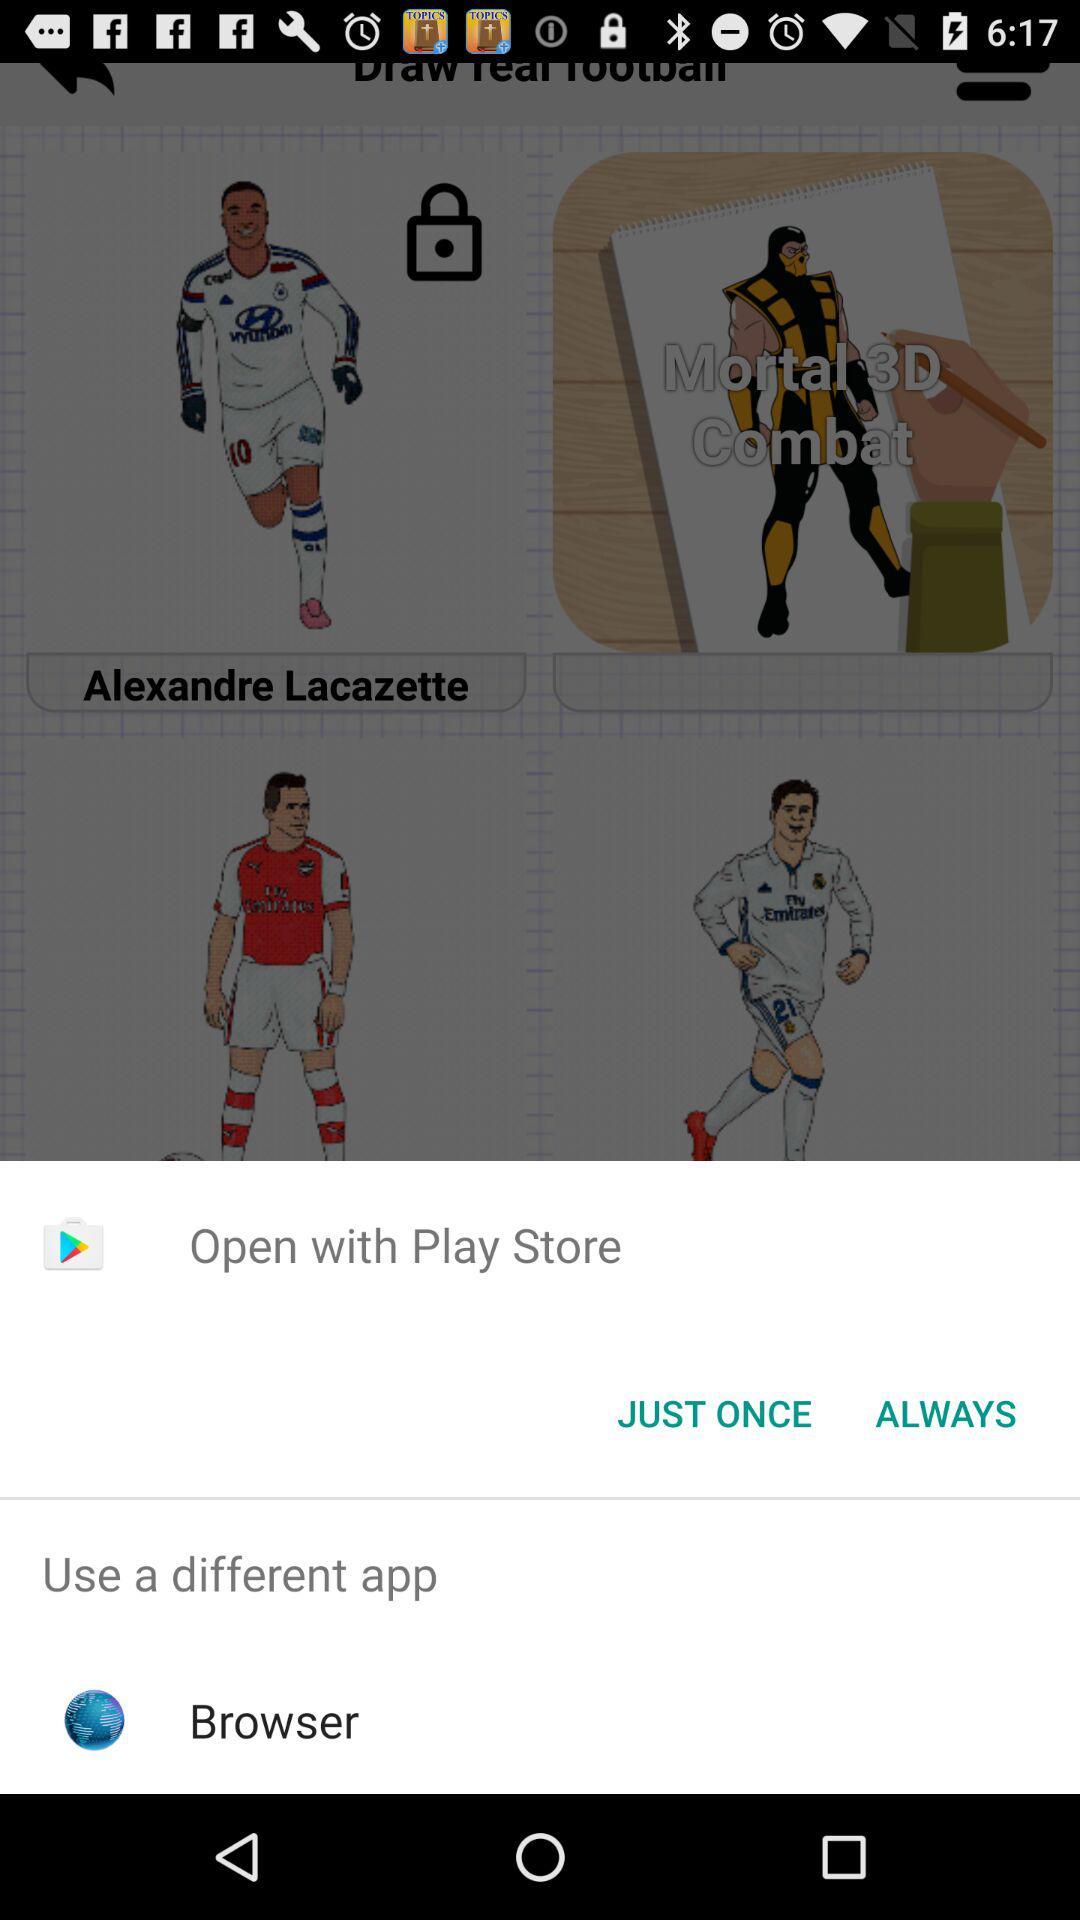 The image size is (1080, 1920). What do you see at coordinates (945, 1411) in the screenshot?
I see `the always button` at bounding box center [945, 1411].